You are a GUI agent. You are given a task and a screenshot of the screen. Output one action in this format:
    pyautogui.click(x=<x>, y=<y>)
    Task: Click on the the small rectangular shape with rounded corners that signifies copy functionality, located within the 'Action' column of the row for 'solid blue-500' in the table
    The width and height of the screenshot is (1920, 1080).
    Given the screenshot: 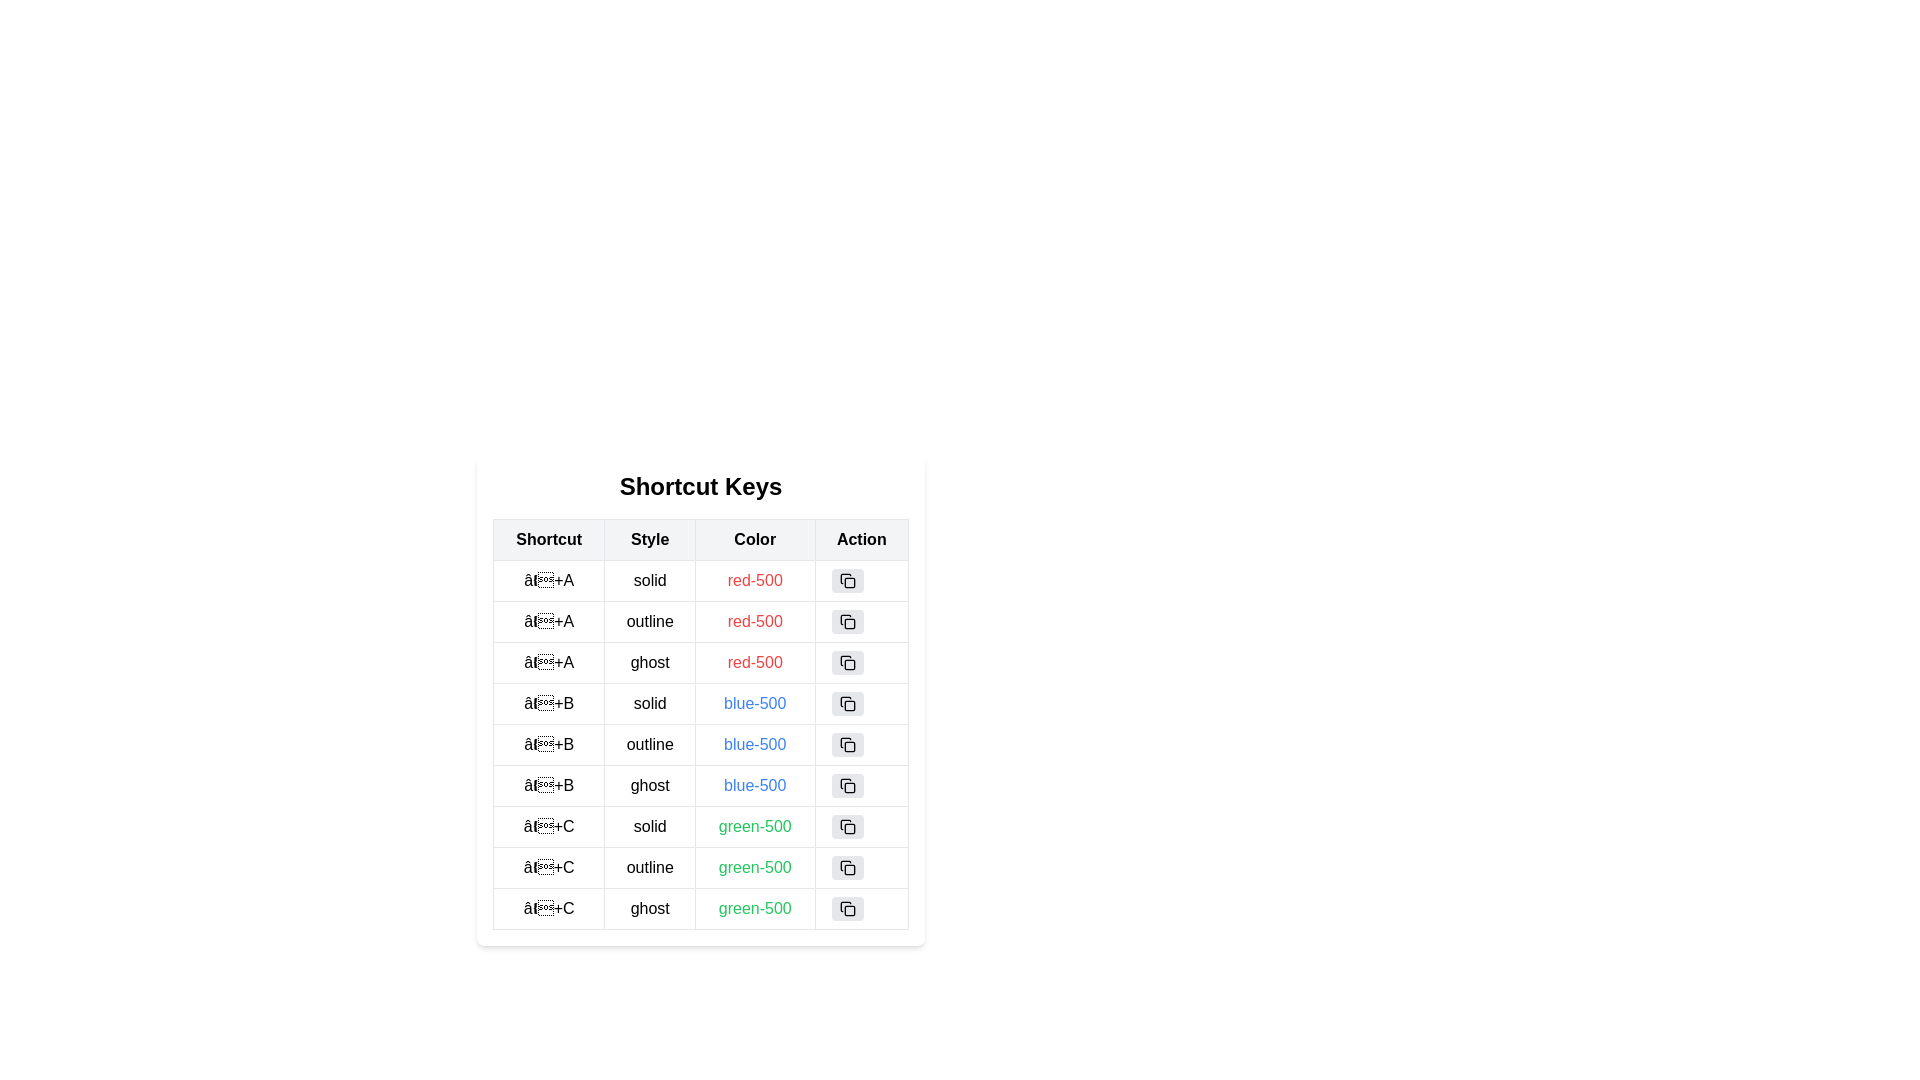 What is the action you would take?
    pyautogui.click(x=849, y=704)
    